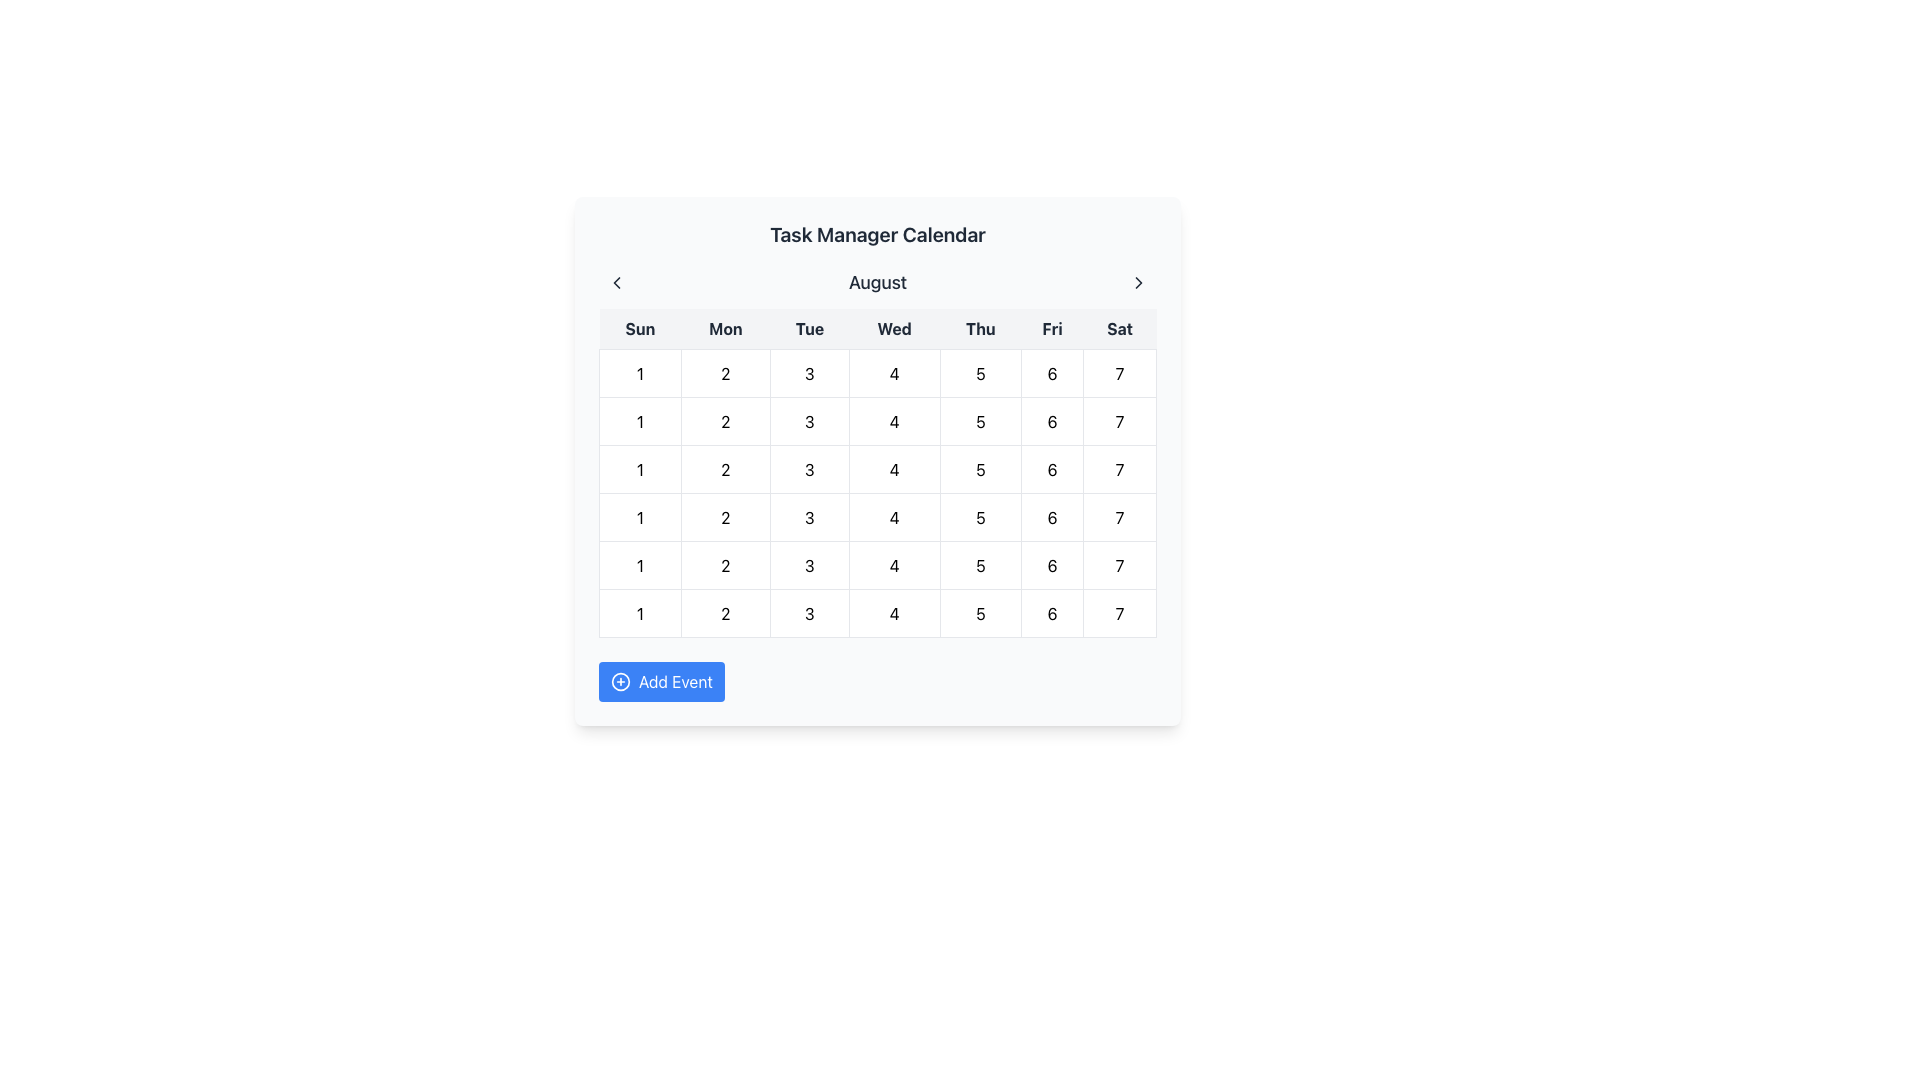 The image size is (1920, 1080). I want to click on the date label displaying the 7th day in the last column (Saturday) of the calendar grid, specifically located in the second row, so click(1120, 469).